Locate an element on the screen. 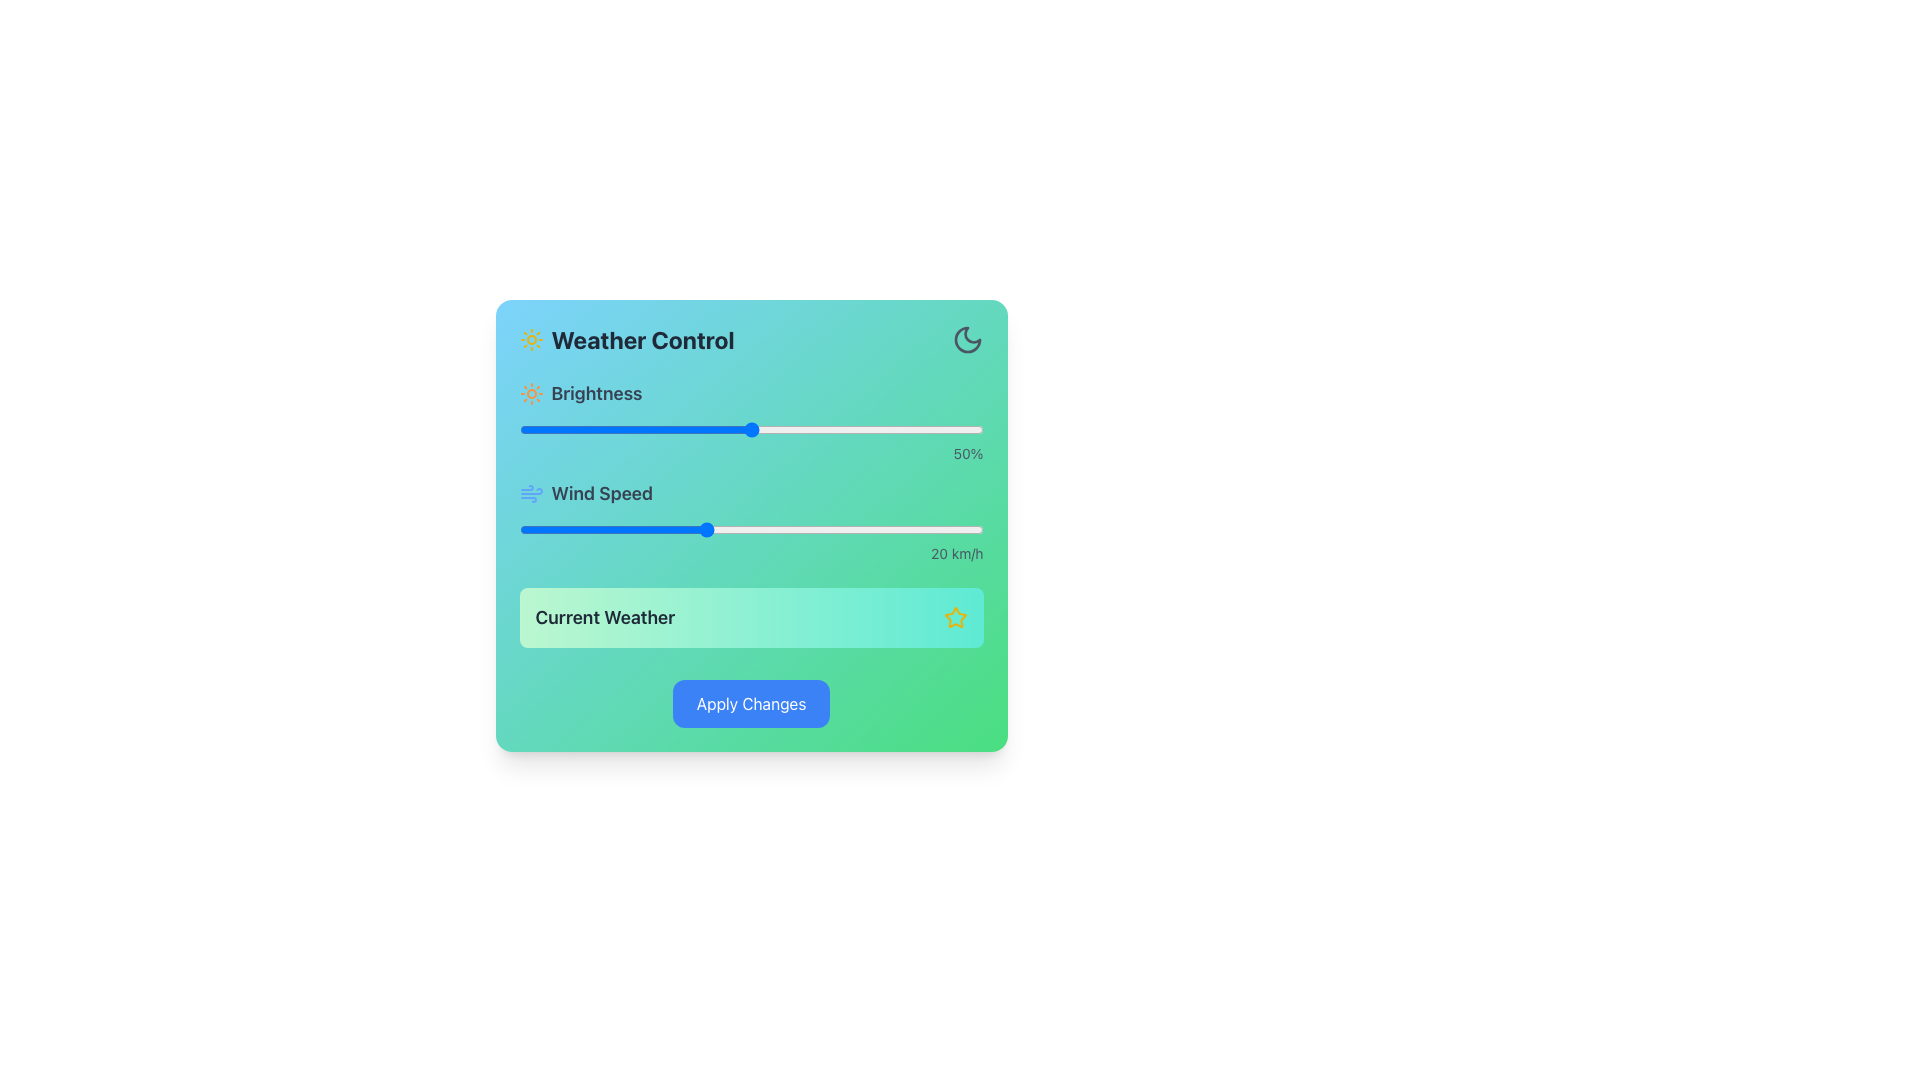 Image resolution: width=1920 pixels, height=1080 pixels. wind speed is located at coordinates (796, 528).